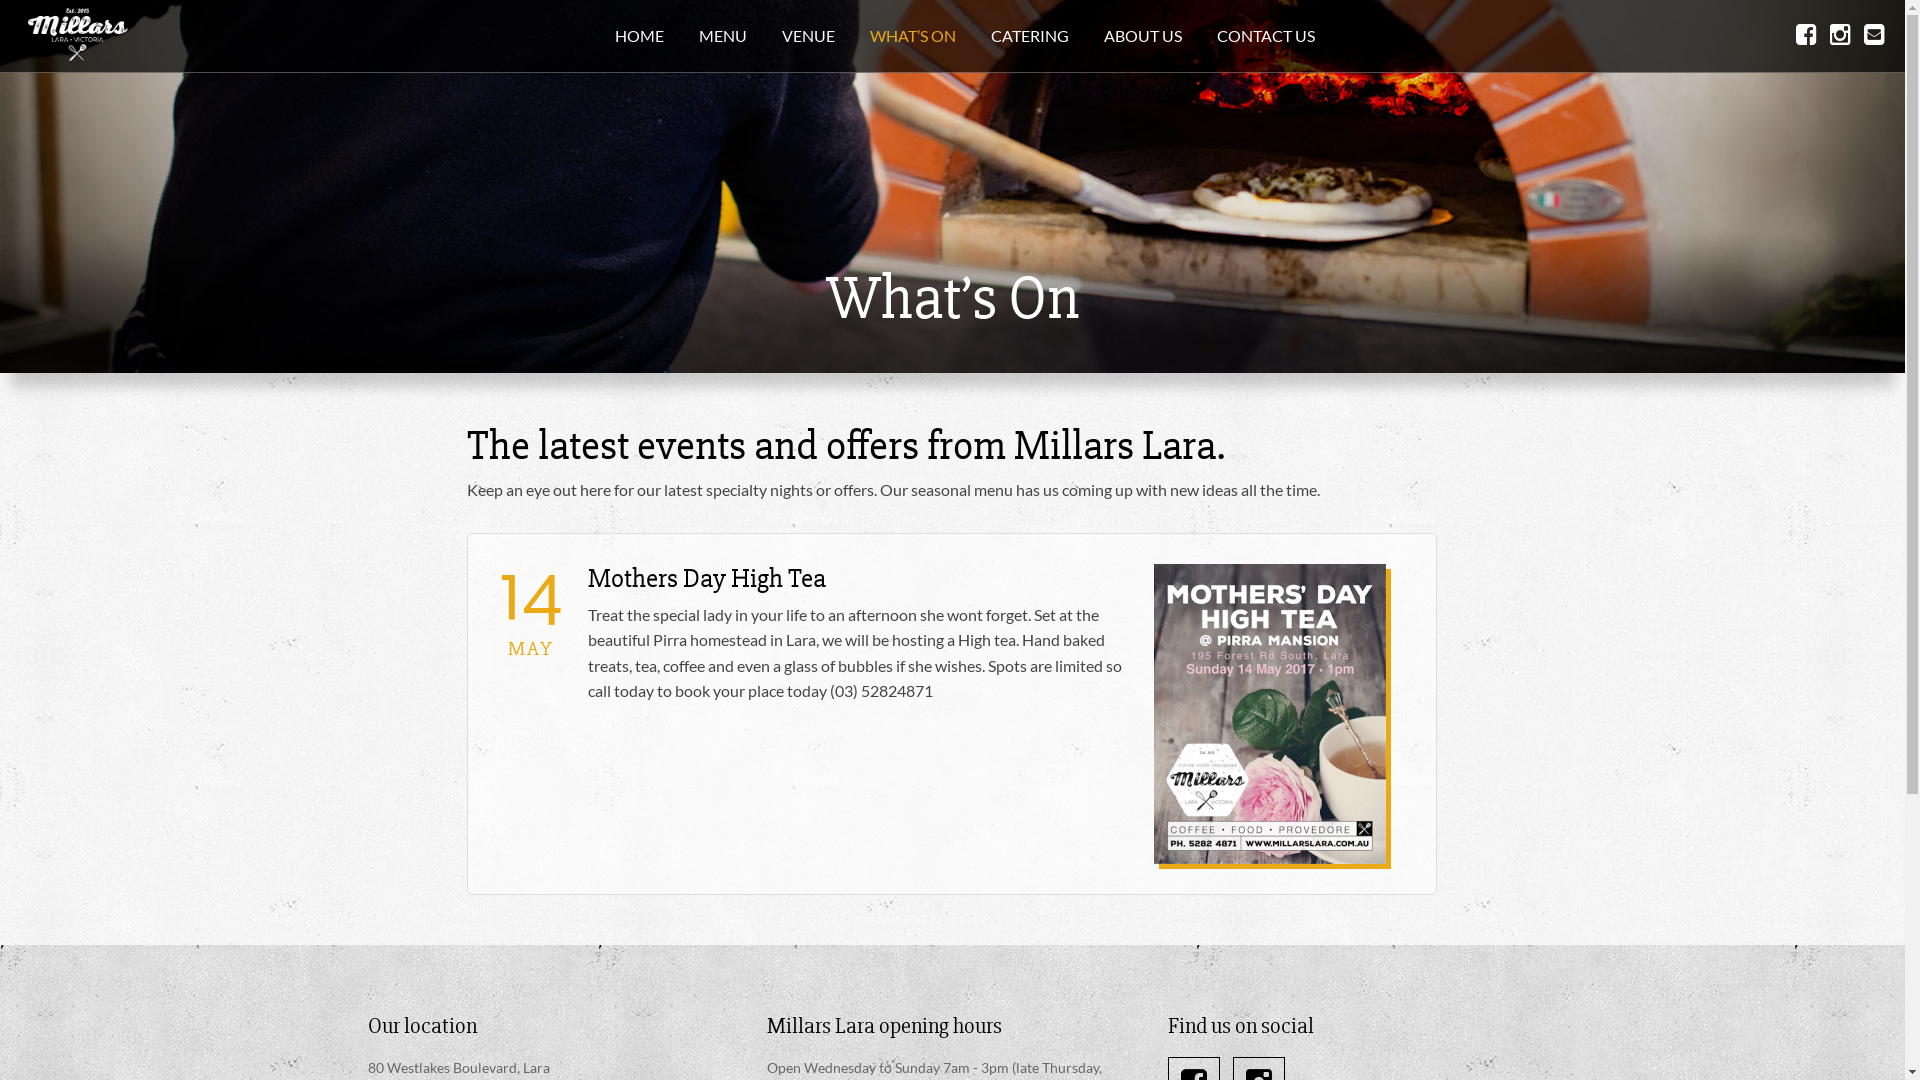 Image resolution: width=1920 pixels, height=1080 pixels. I want to click on 'CONTACT US', so click(1265, 35).